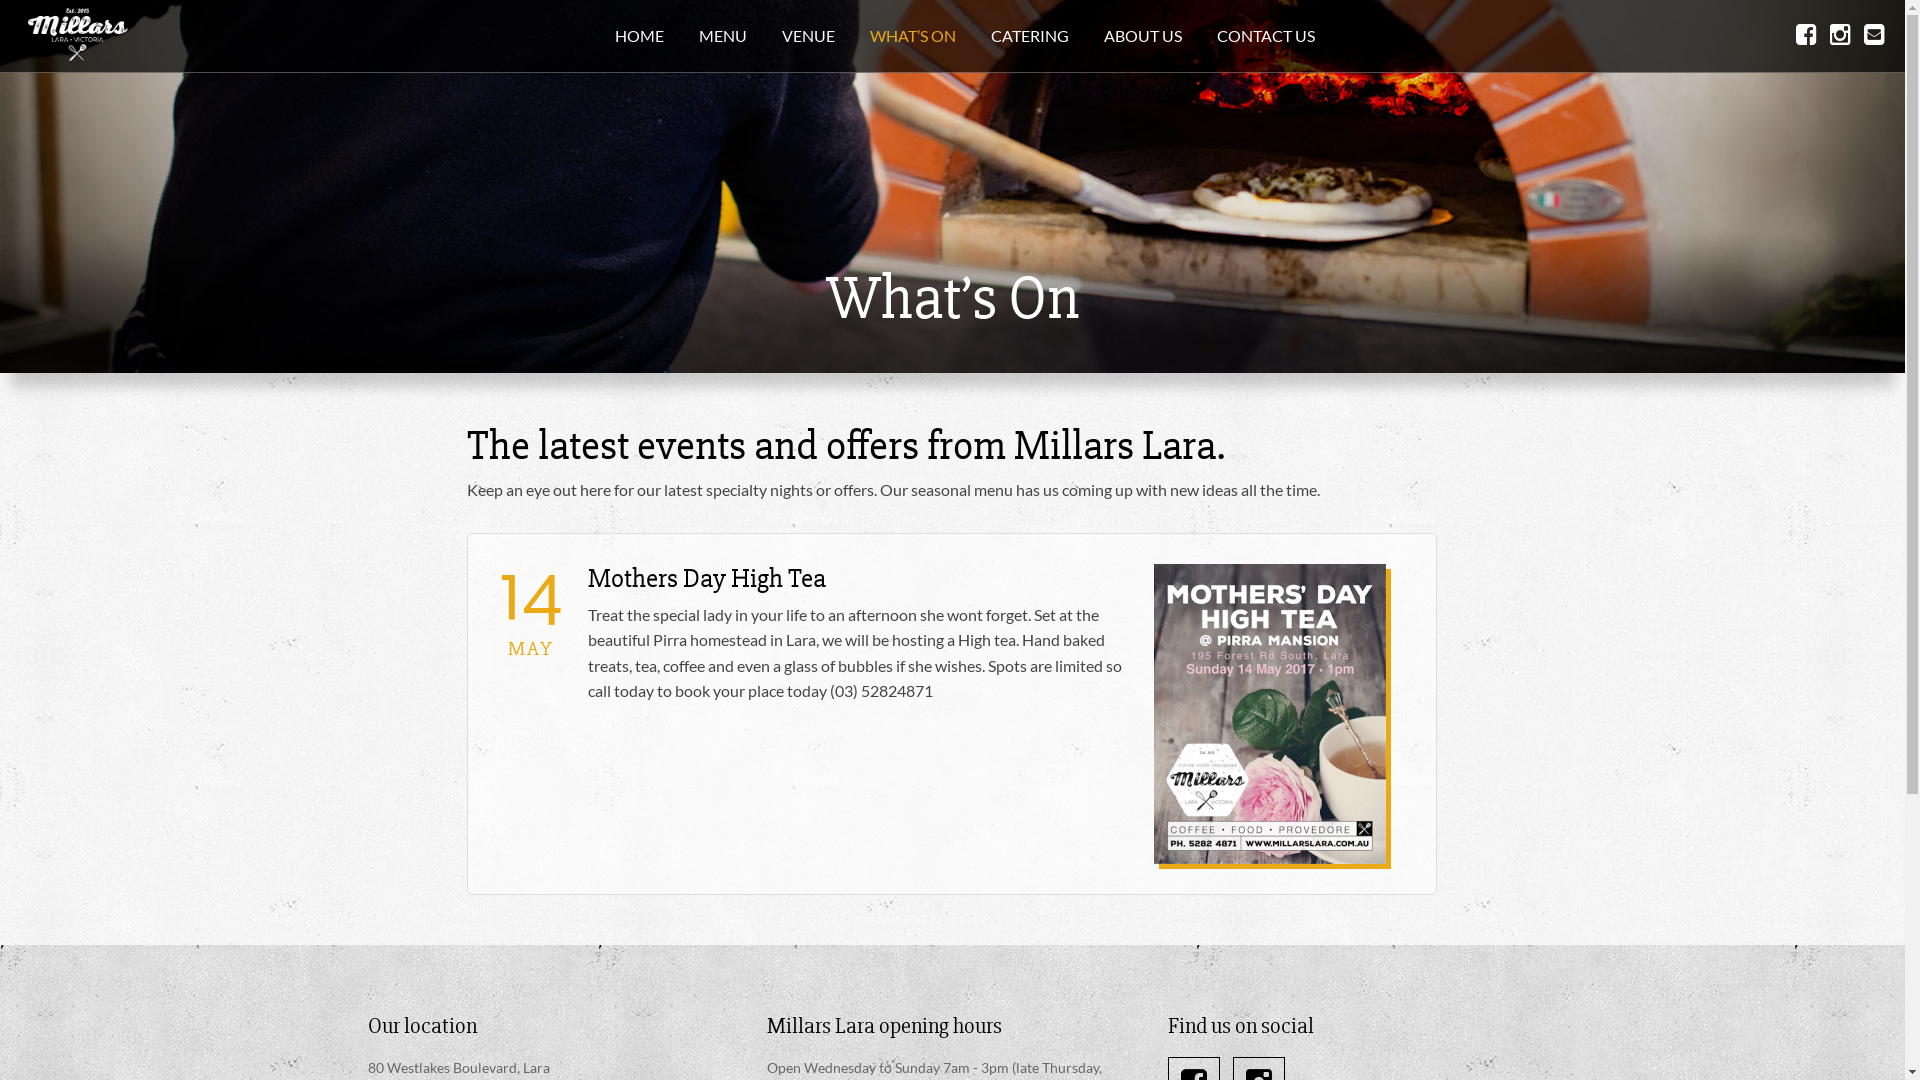 Image resolution: width=1920 pixels, height=1080 pixels. I want to click on 'CONTACT US', so click(1265, 35).